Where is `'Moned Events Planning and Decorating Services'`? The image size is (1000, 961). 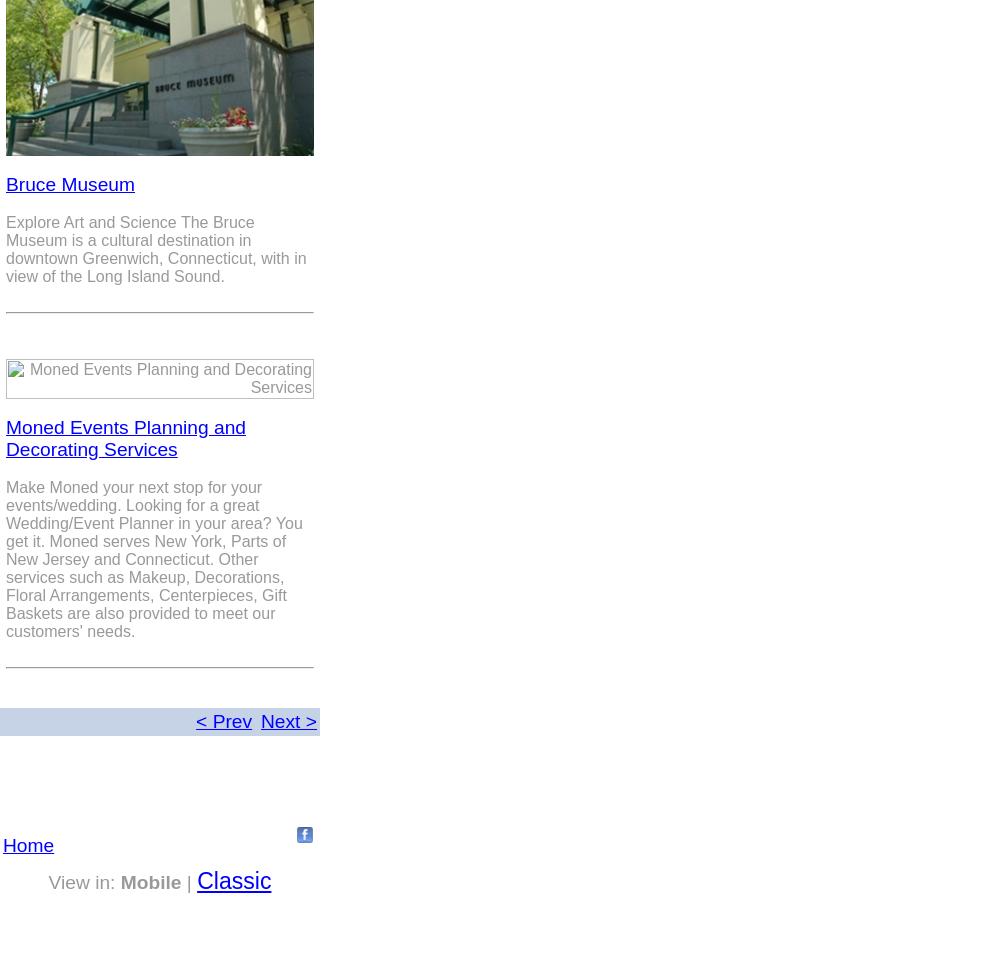
'Moned Events Planning and Decorating Services' is located at coordinates (126, 437).